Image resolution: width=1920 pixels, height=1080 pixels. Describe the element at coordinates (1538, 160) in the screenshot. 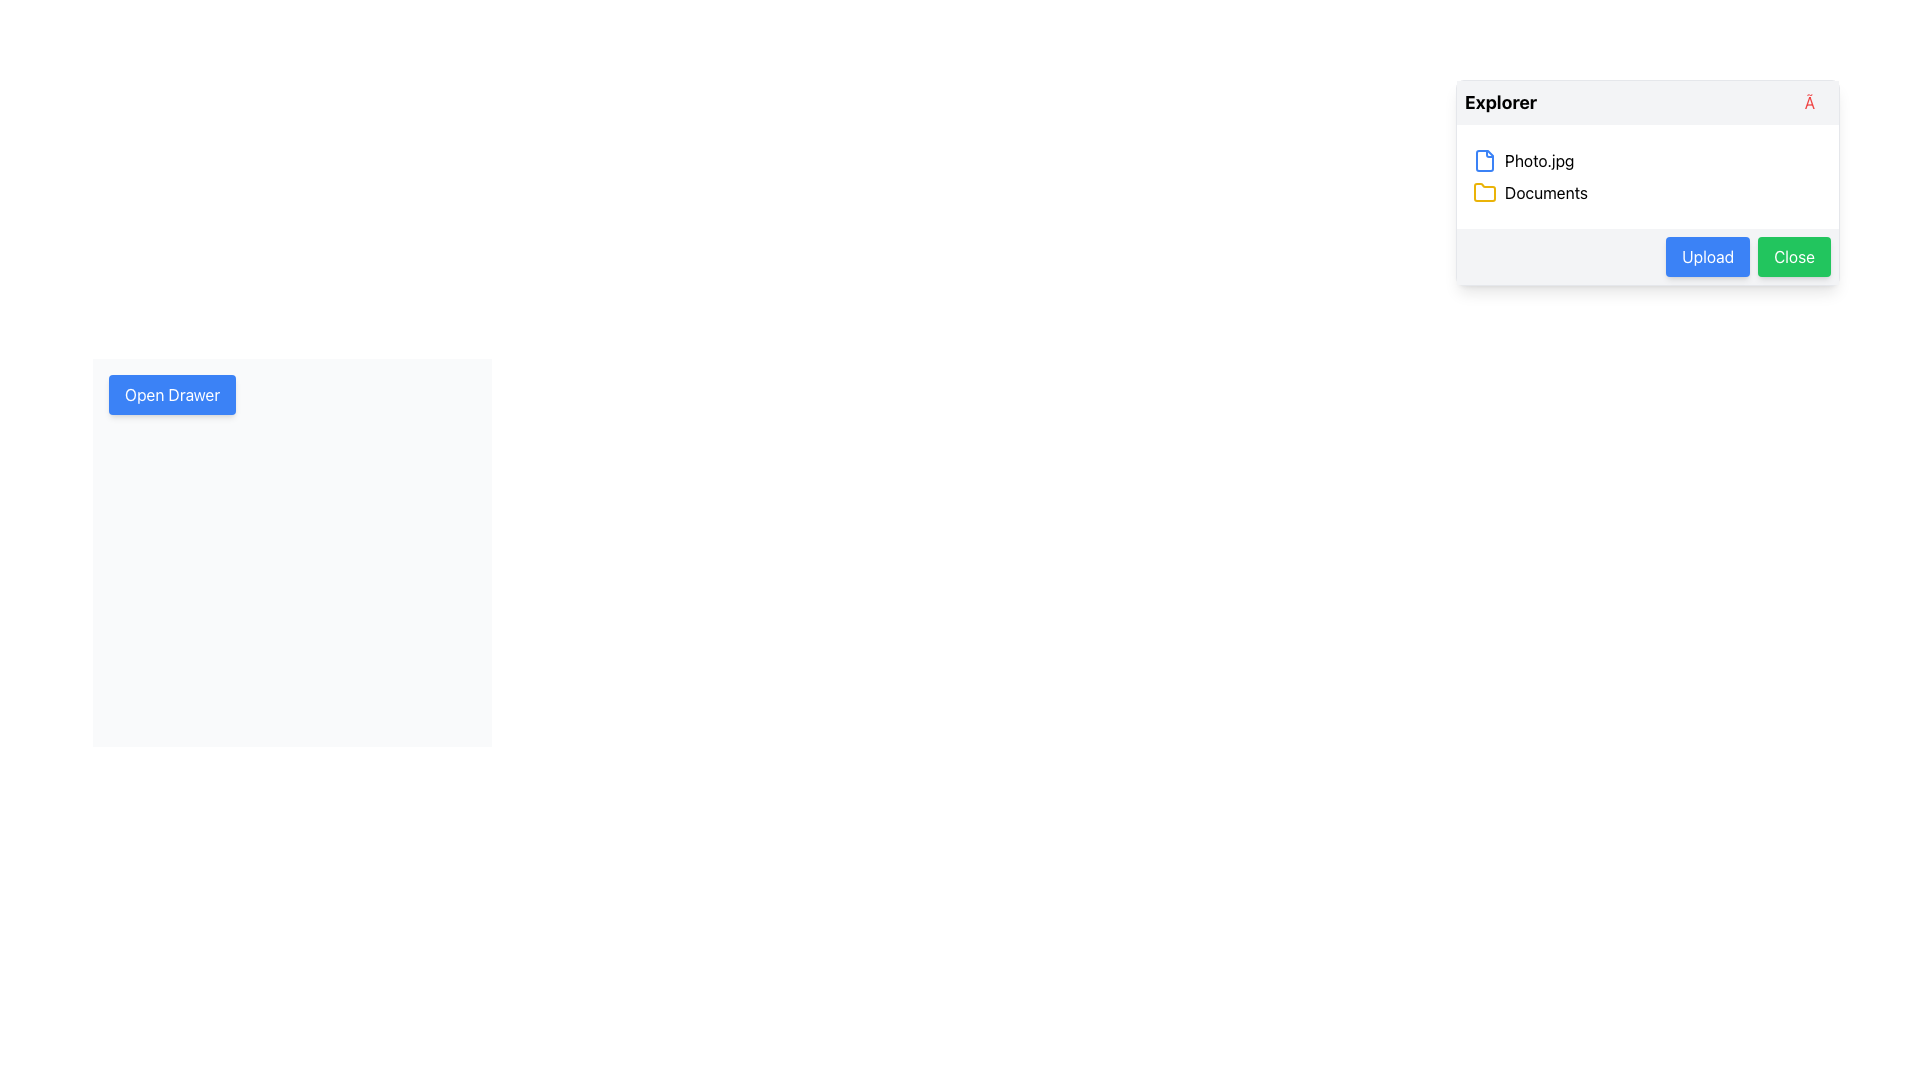

I see `the text label indicating the file named 'Photo.jpg'` at that location.